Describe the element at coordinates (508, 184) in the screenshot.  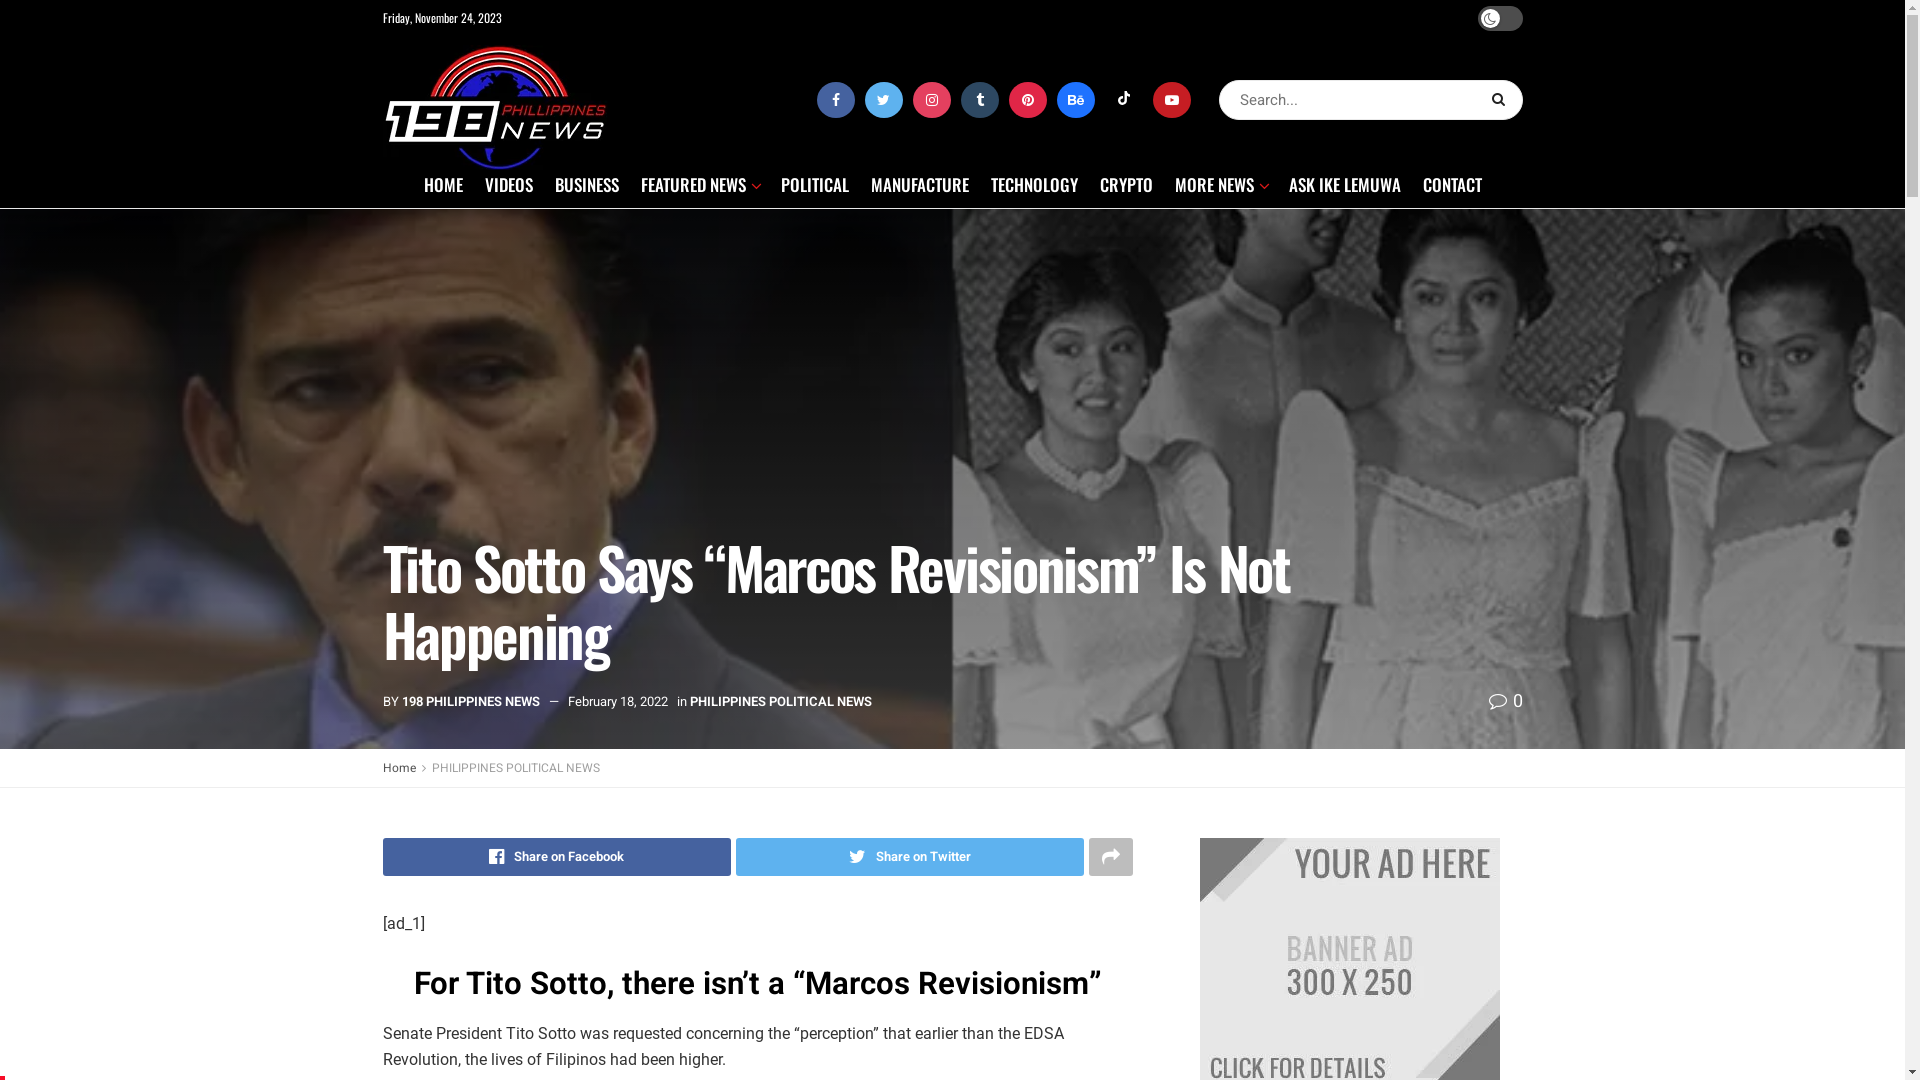
I see `'VIDEOS'` at that location.